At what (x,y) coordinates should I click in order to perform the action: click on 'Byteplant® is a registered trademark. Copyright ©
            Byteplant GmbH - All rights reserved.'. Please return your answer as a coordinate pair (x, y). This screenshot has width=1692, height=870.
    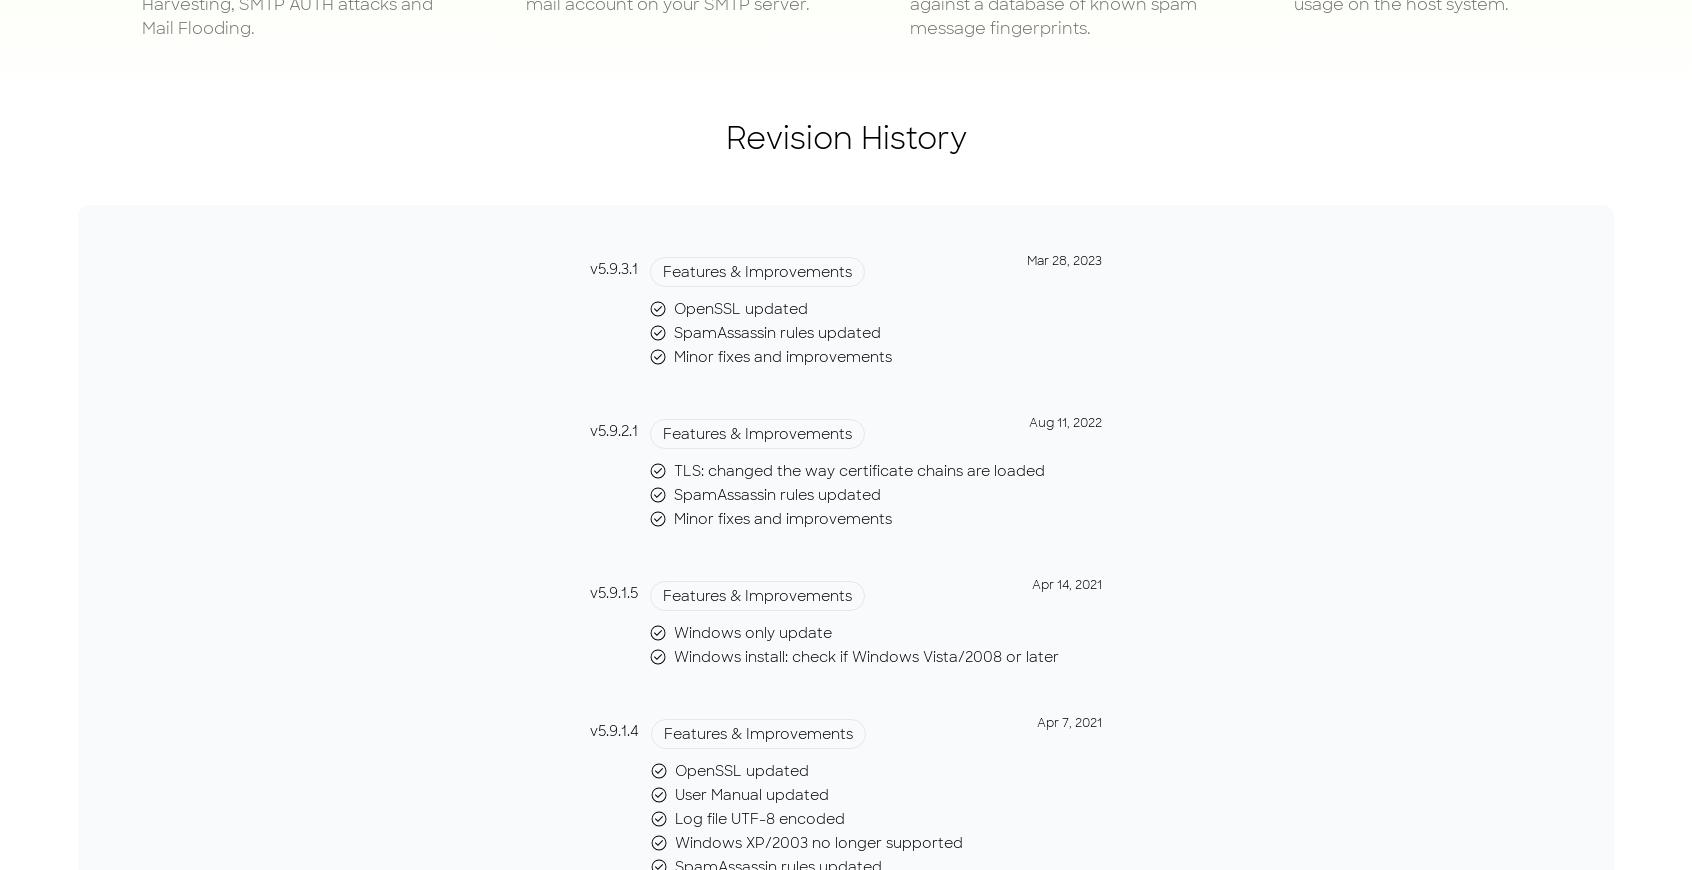
    Looking at the image, I should click on (846, 252).